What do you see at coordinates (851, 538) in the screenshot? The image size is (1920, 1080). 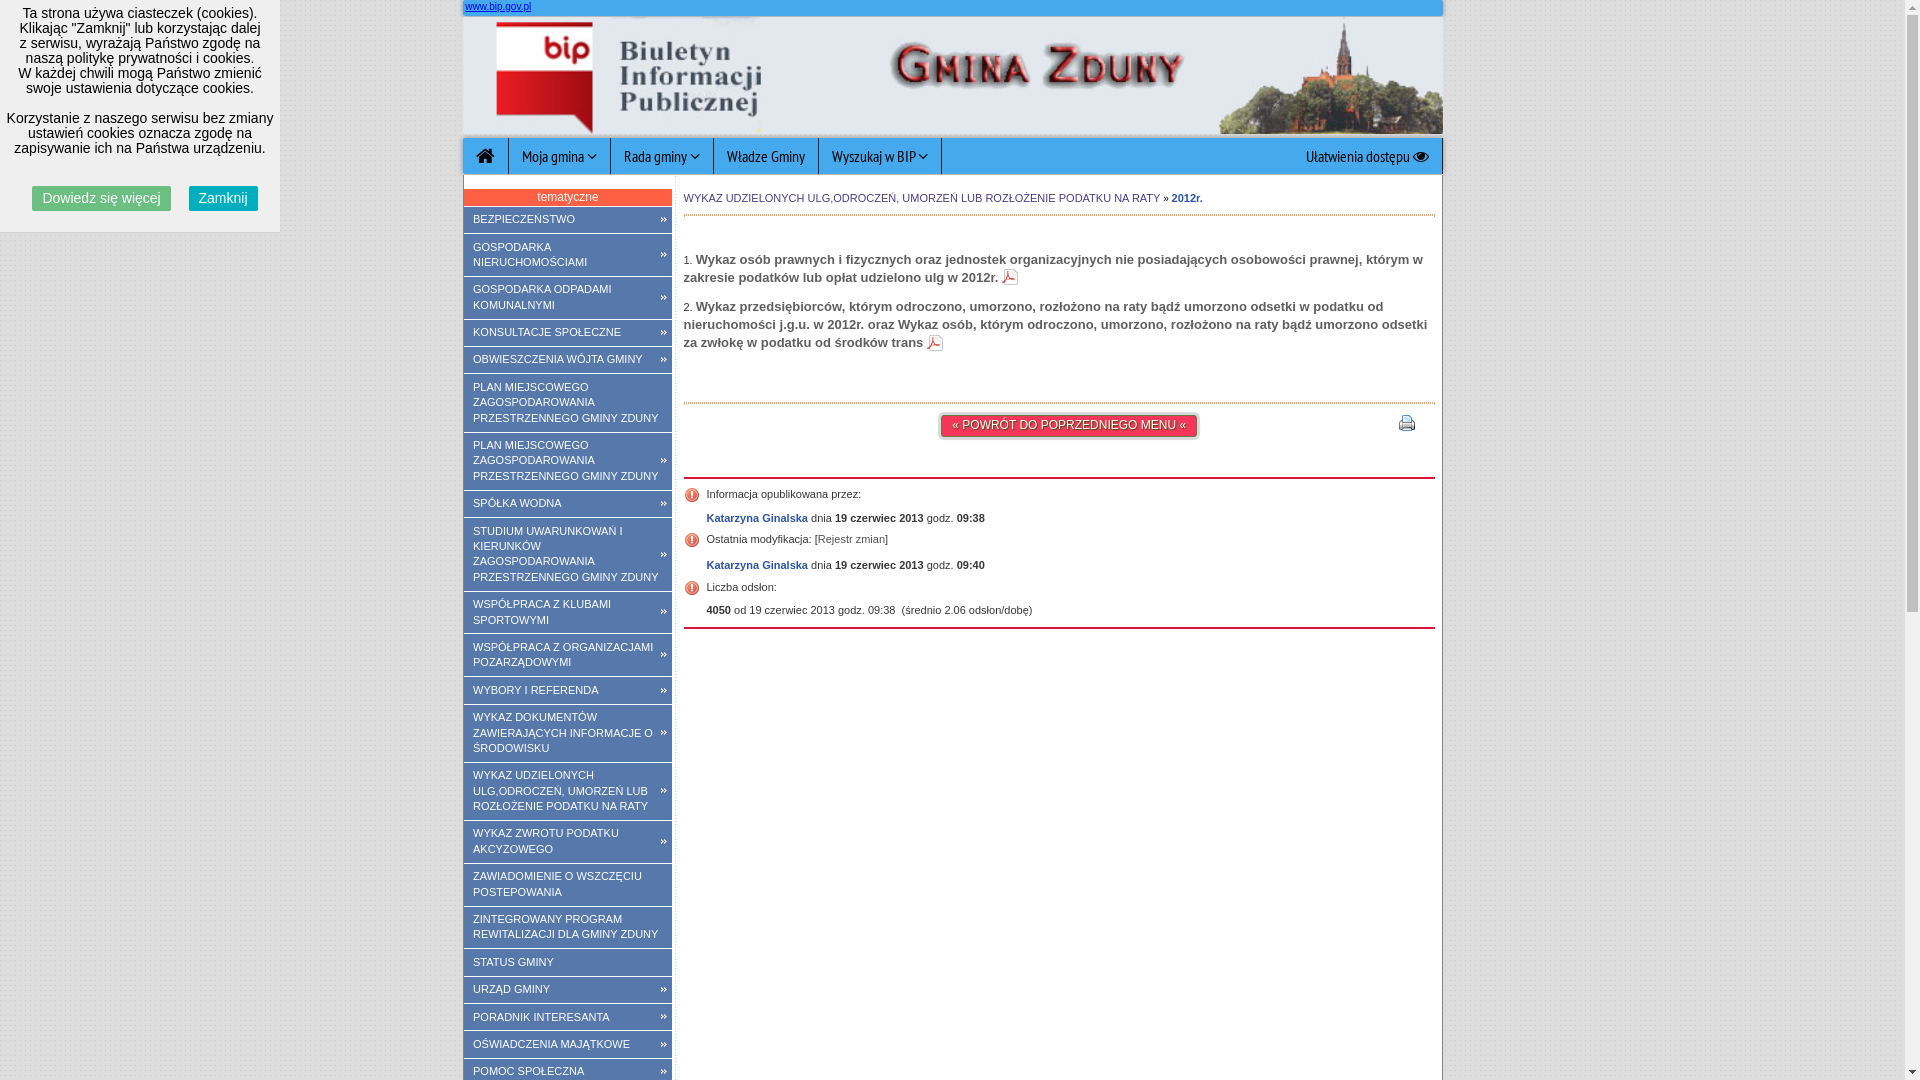 I see `'Rejestr zmian'` at bounding box center [851, 538].